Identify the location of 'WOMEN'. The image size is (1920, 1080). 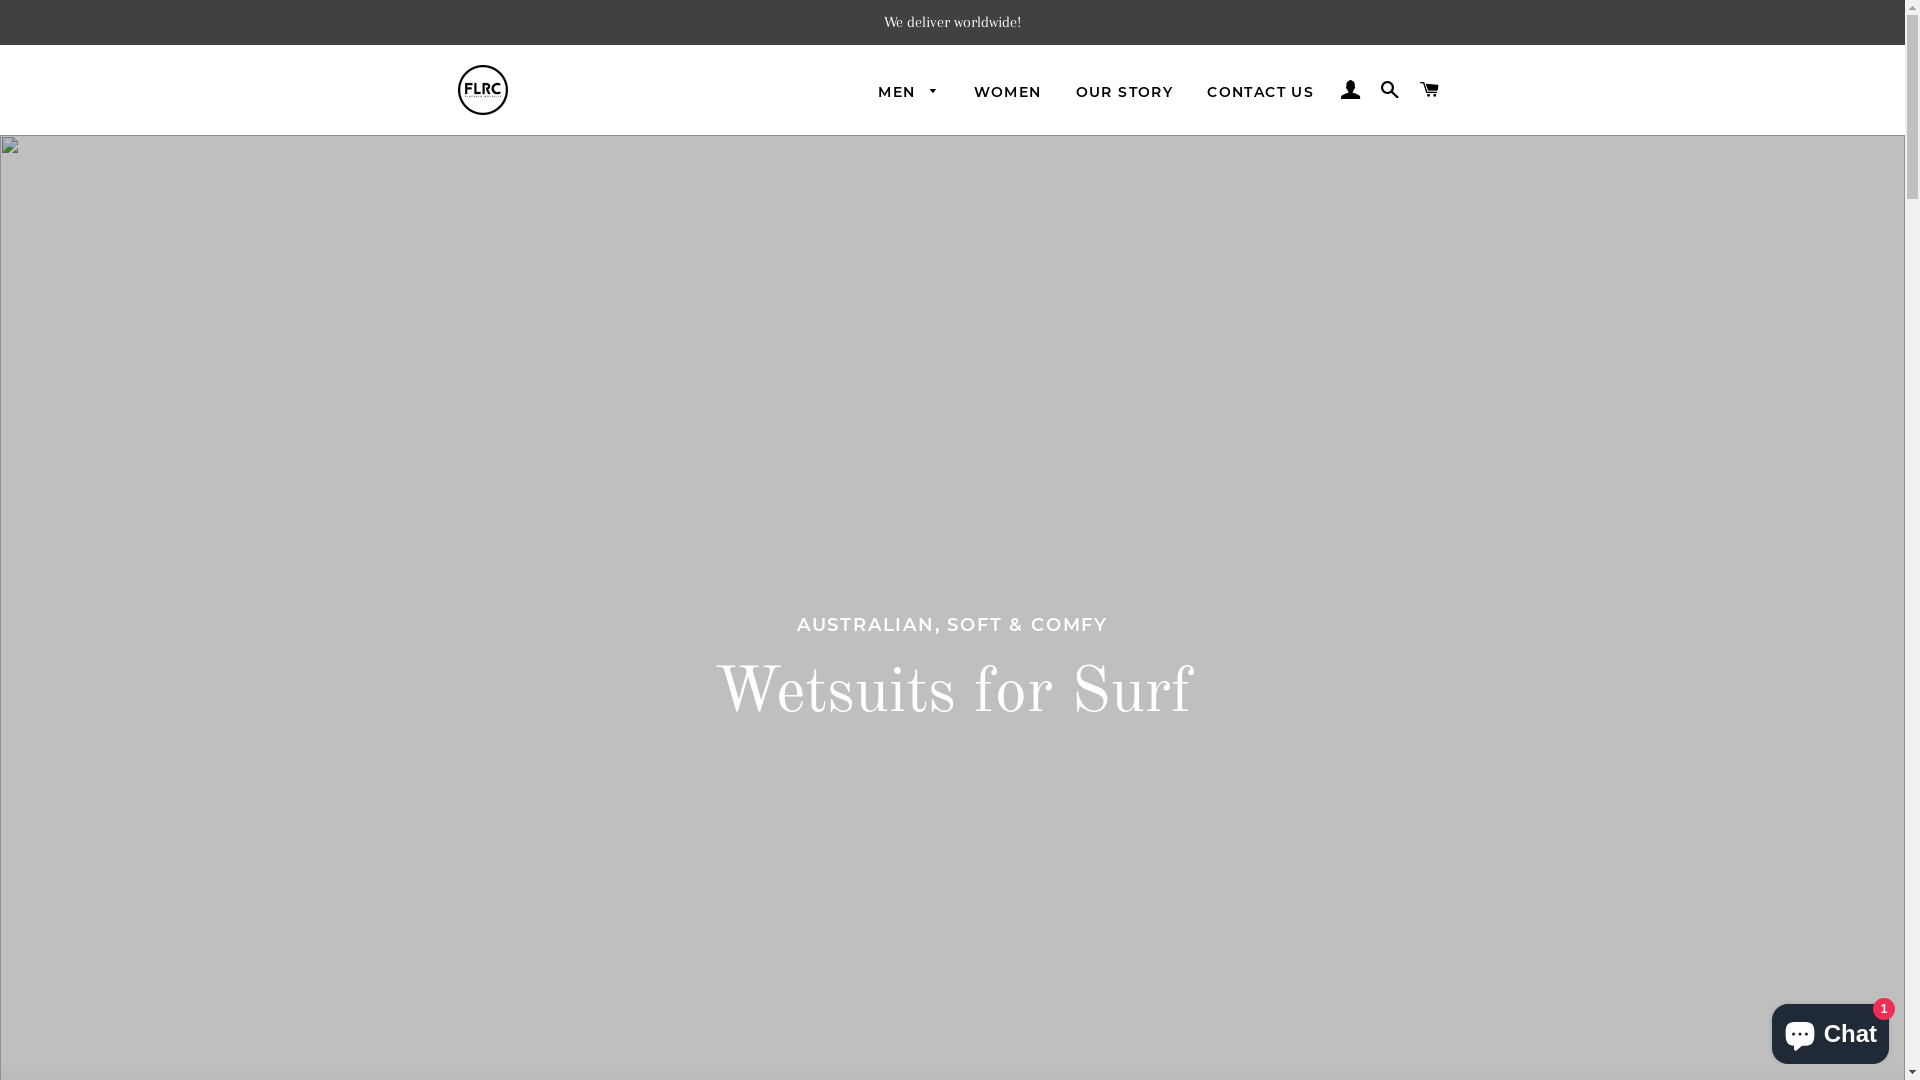
(1008, 92).